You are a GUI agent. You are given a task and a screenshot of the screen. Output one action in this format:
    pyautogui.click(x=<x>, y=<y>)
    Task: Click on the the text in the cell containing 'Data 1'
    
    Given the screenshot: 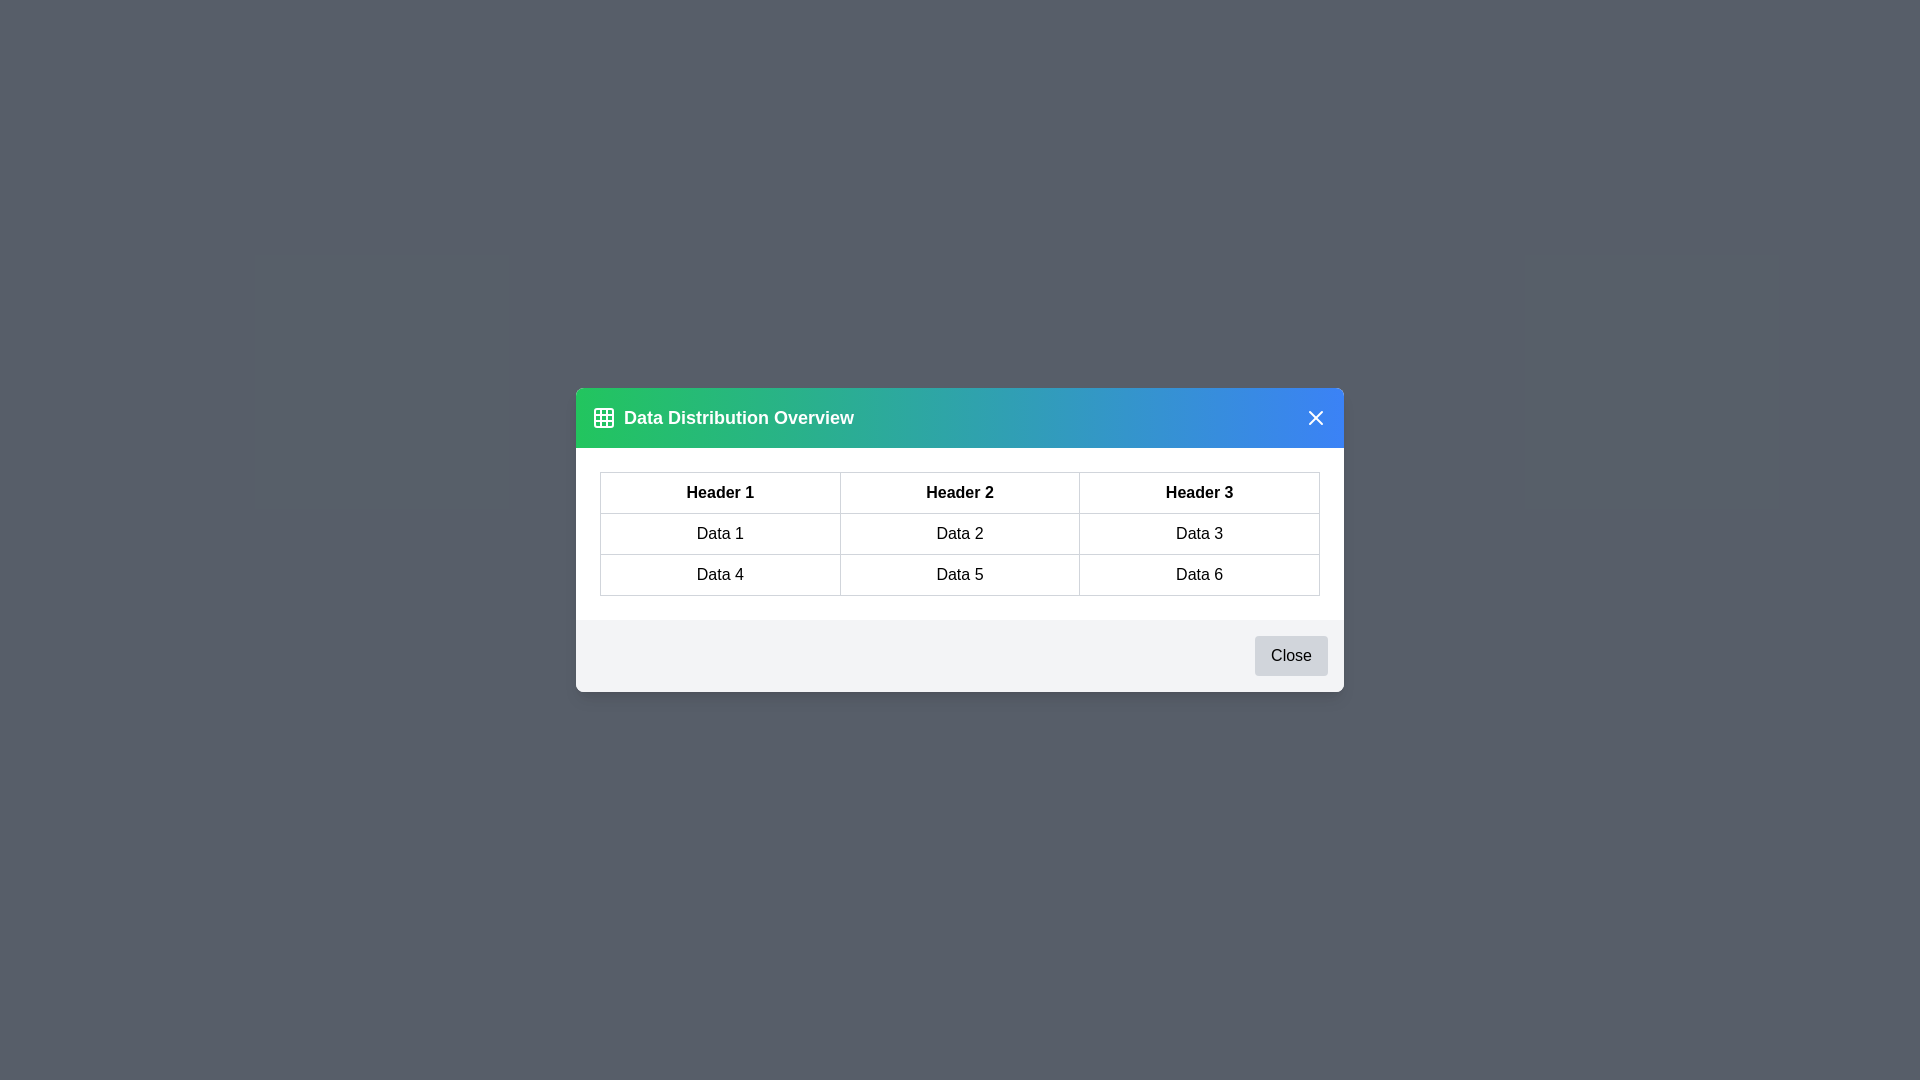 What is the action you would take?
    pyautogui.click(x=720, y=532)
    